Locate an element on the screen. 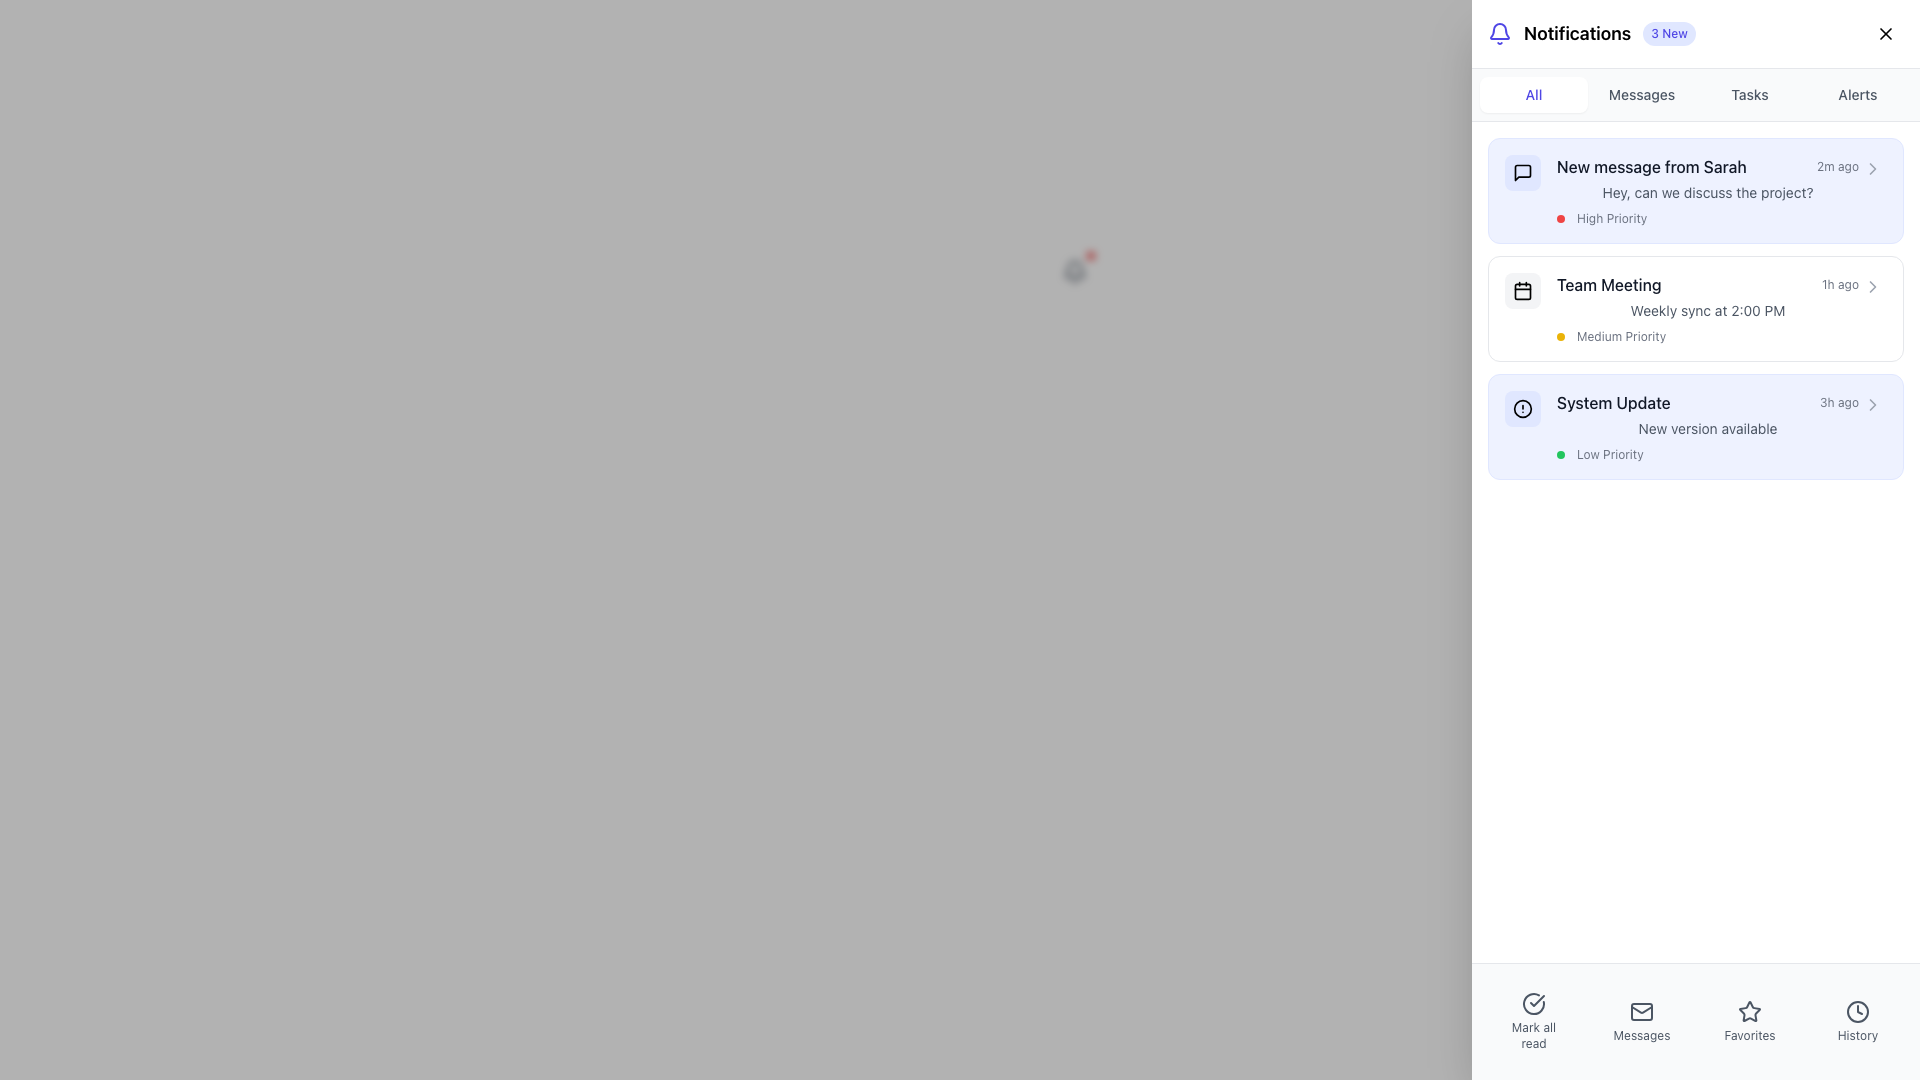  the 'Favorites' text label located in the bottom navigation bar, which is styled in gray and part of a button-like component with a star icon above it is located at coordinates (1749, 1035).